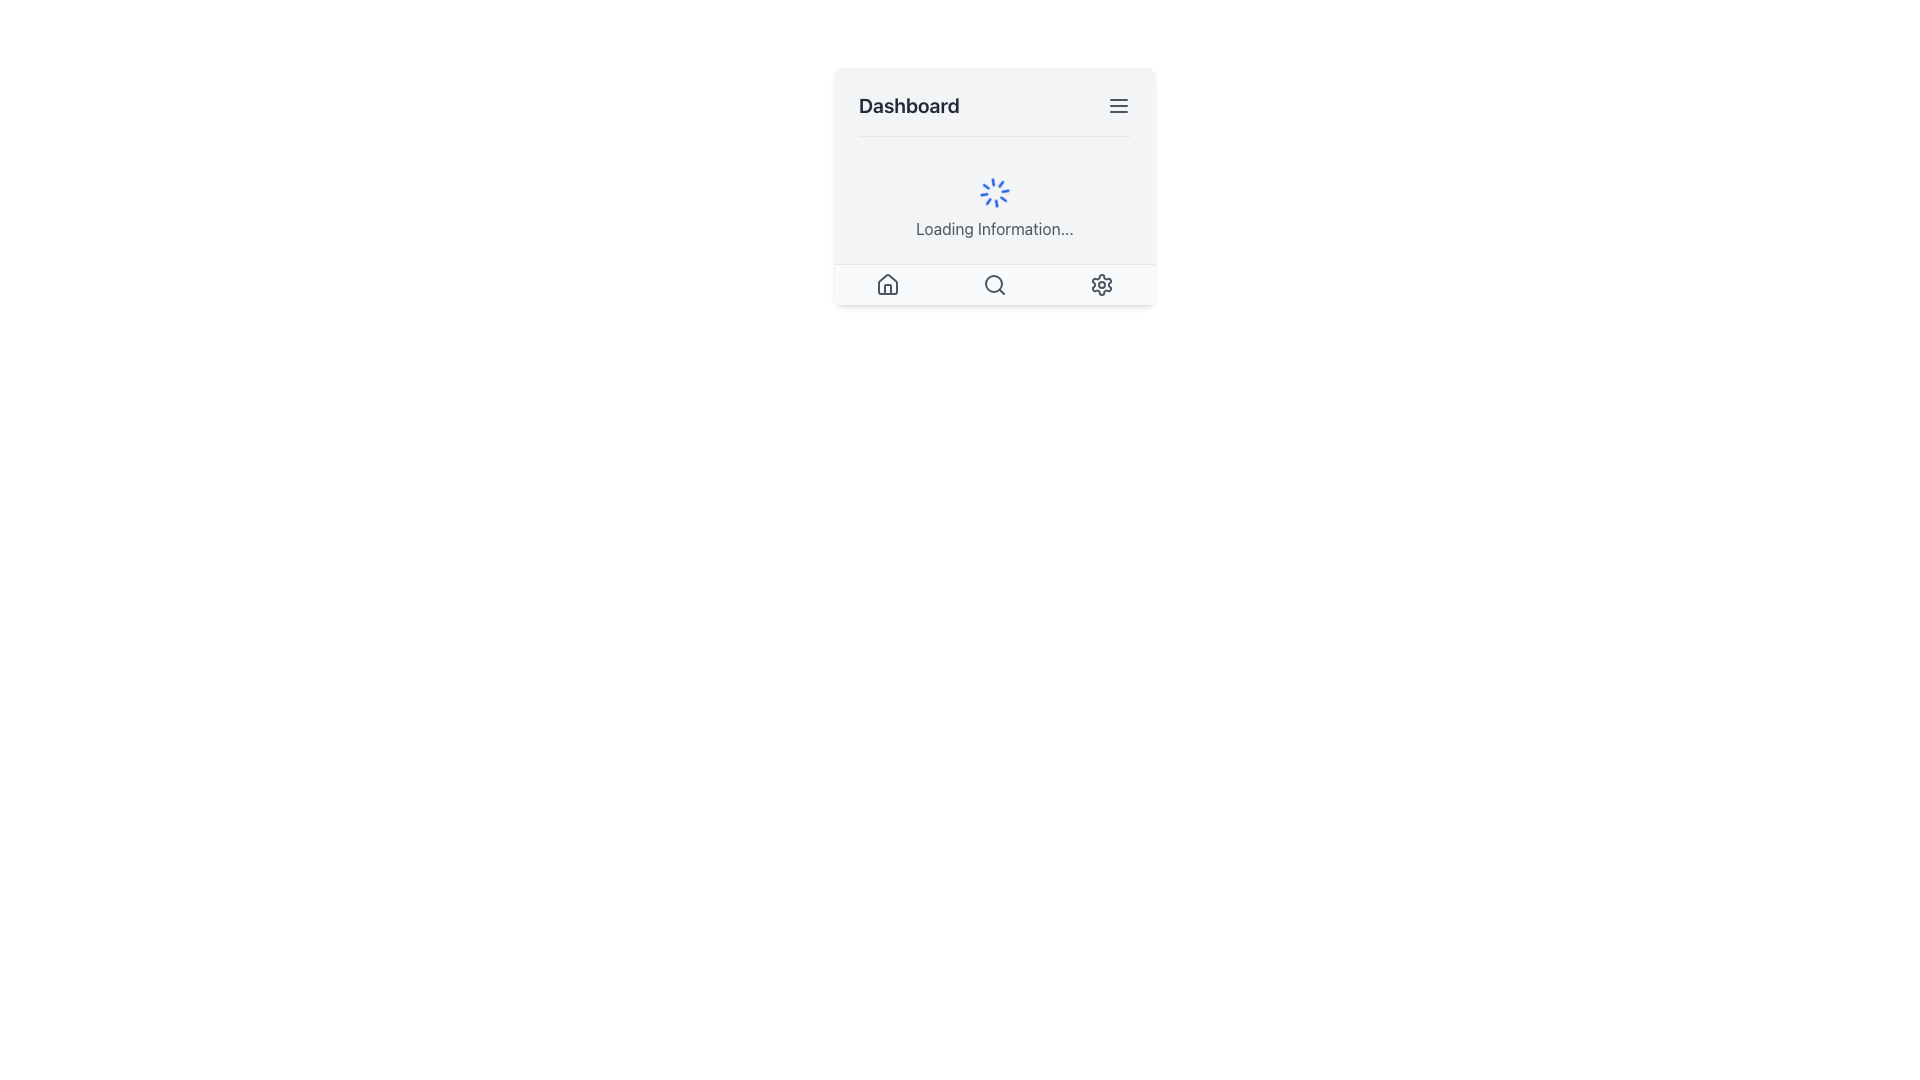  What do you see at coordinates (994, 284) in the screenshot?
I see `the search icon in the navigation bar located at the bottom of the card interface for additional visual feedback` at bounding box center [994, 284].